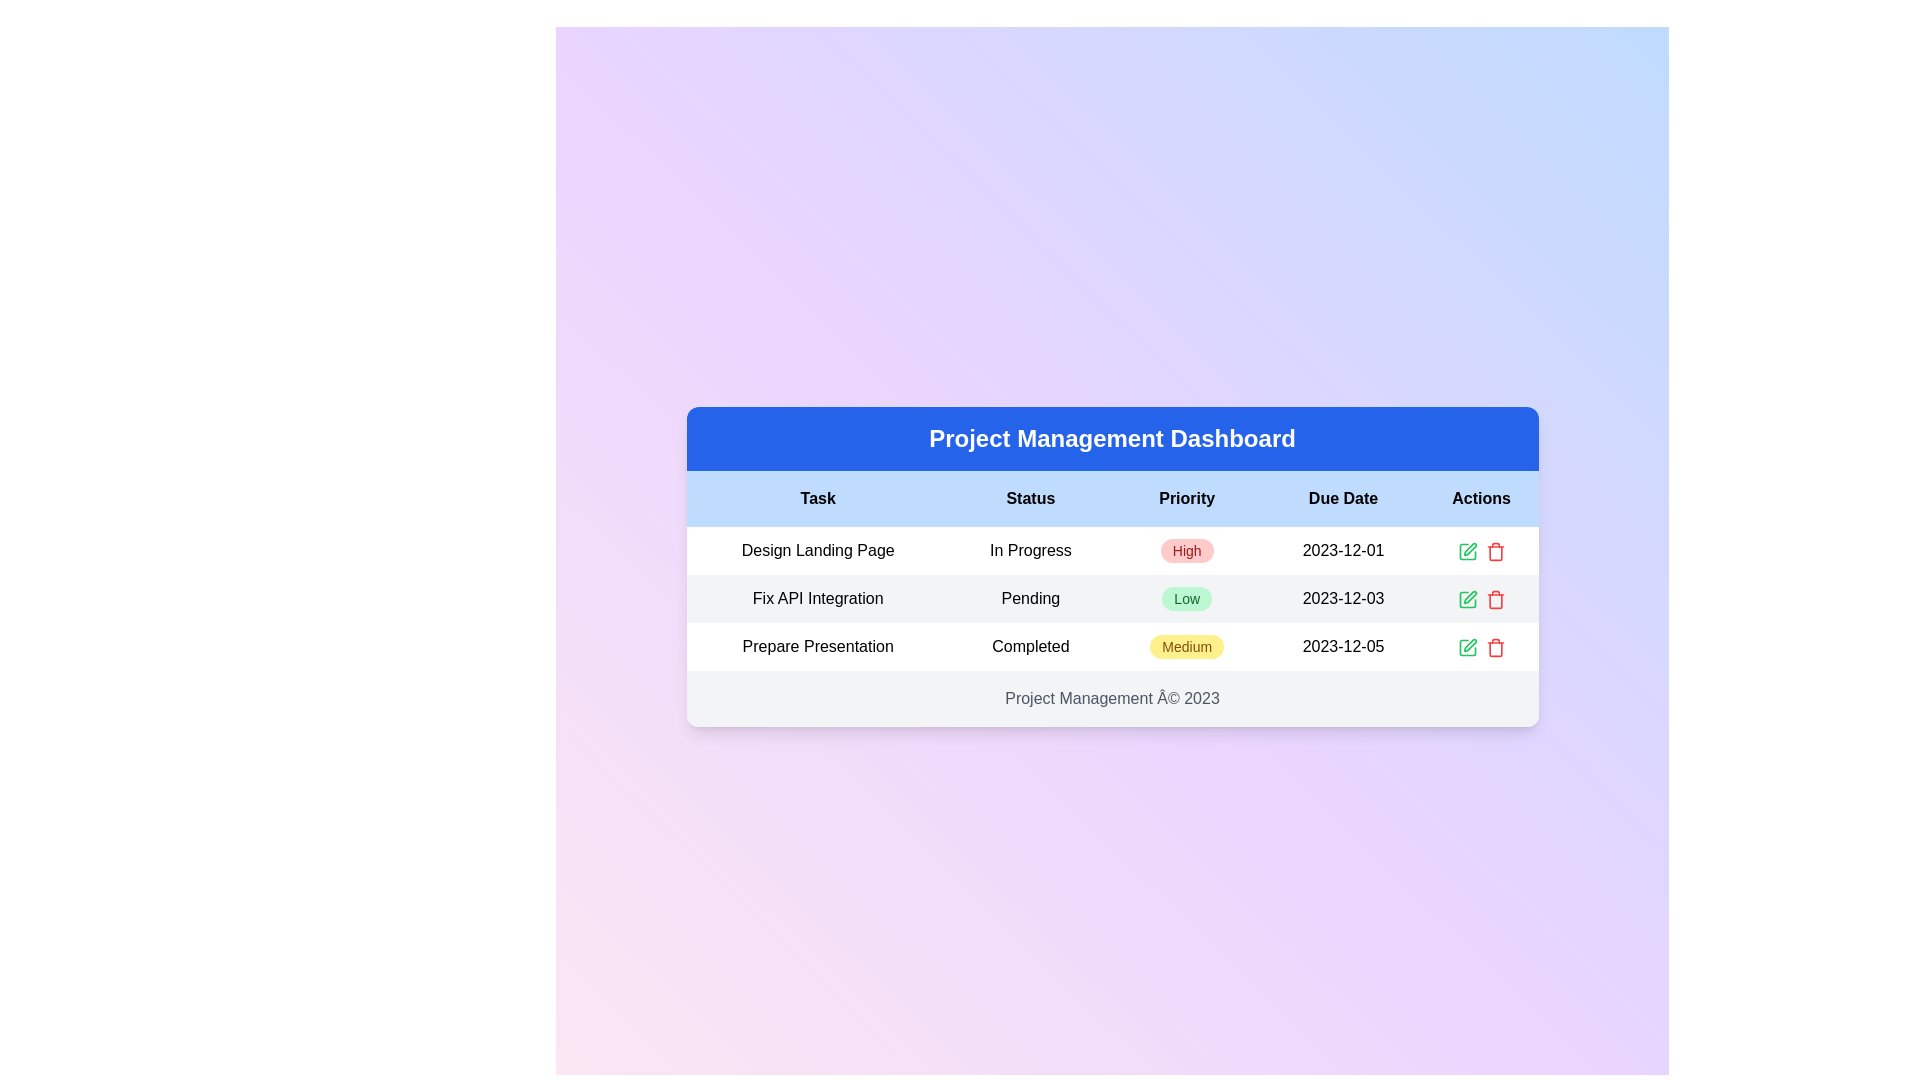  What do you see at coordinates (1469, 596) in the screenshot?
I see `the edit icon located in the last column of the second row under the 'Actions' header in the table` at bounding box center [1469, 596].